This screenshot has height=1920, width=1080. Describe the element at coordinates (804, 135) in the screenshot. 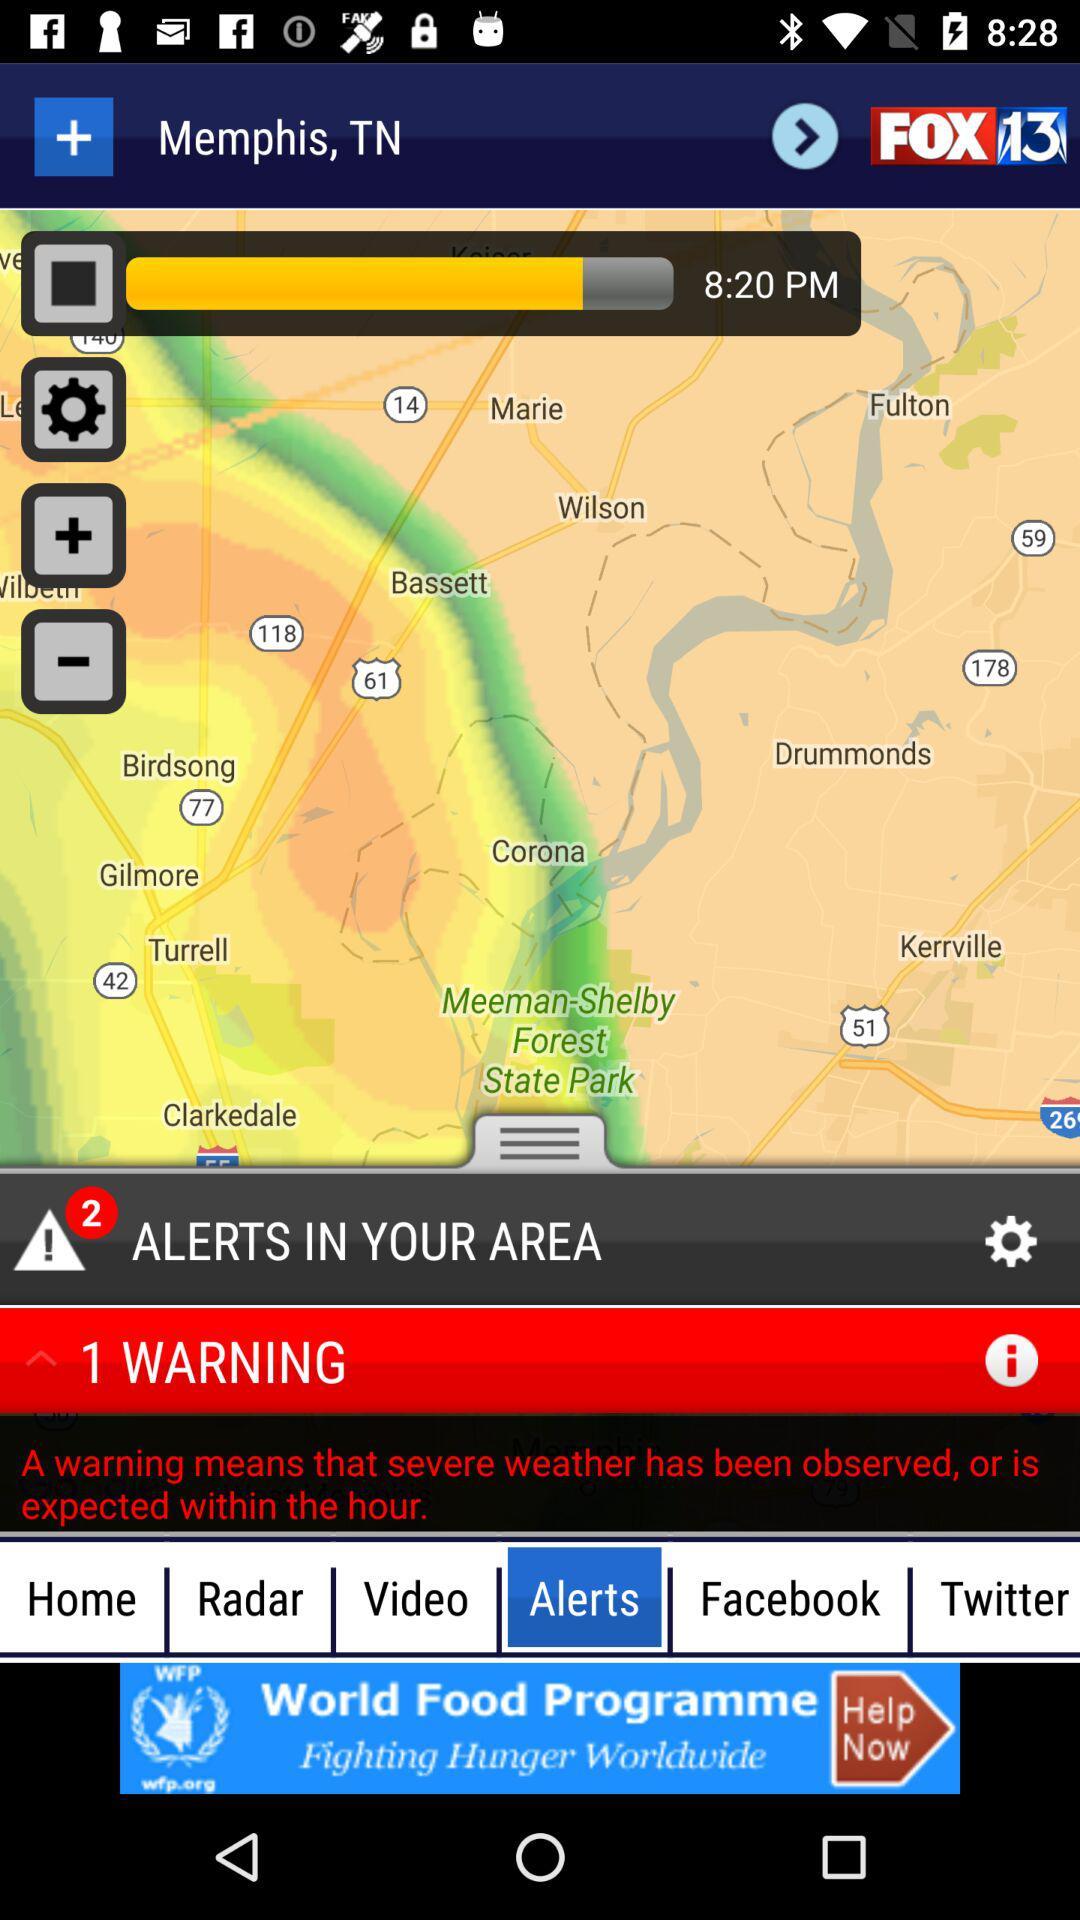

I see `the arrow_forward icon` at that location.